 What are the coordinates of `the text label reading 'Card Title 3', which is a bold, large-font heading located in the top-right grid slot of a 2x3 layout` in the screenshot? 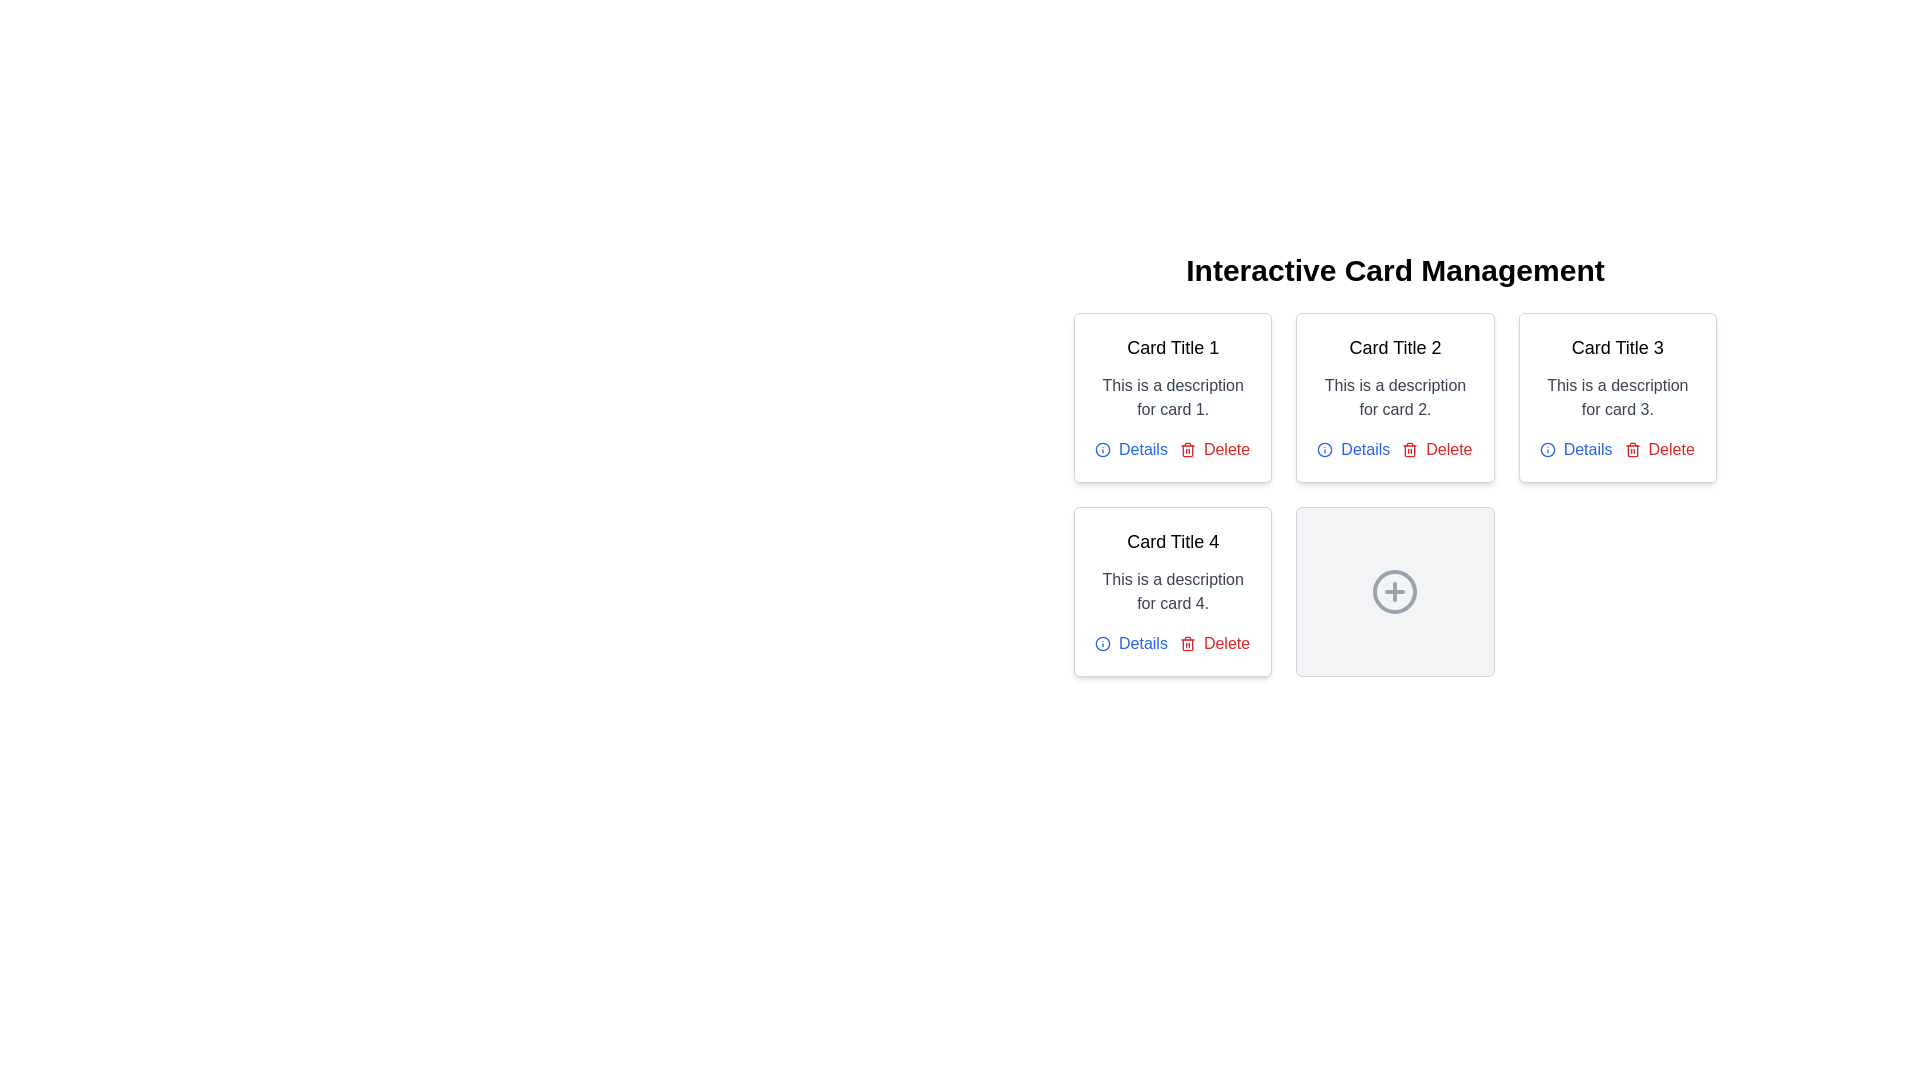 It's located at (1617, 346).